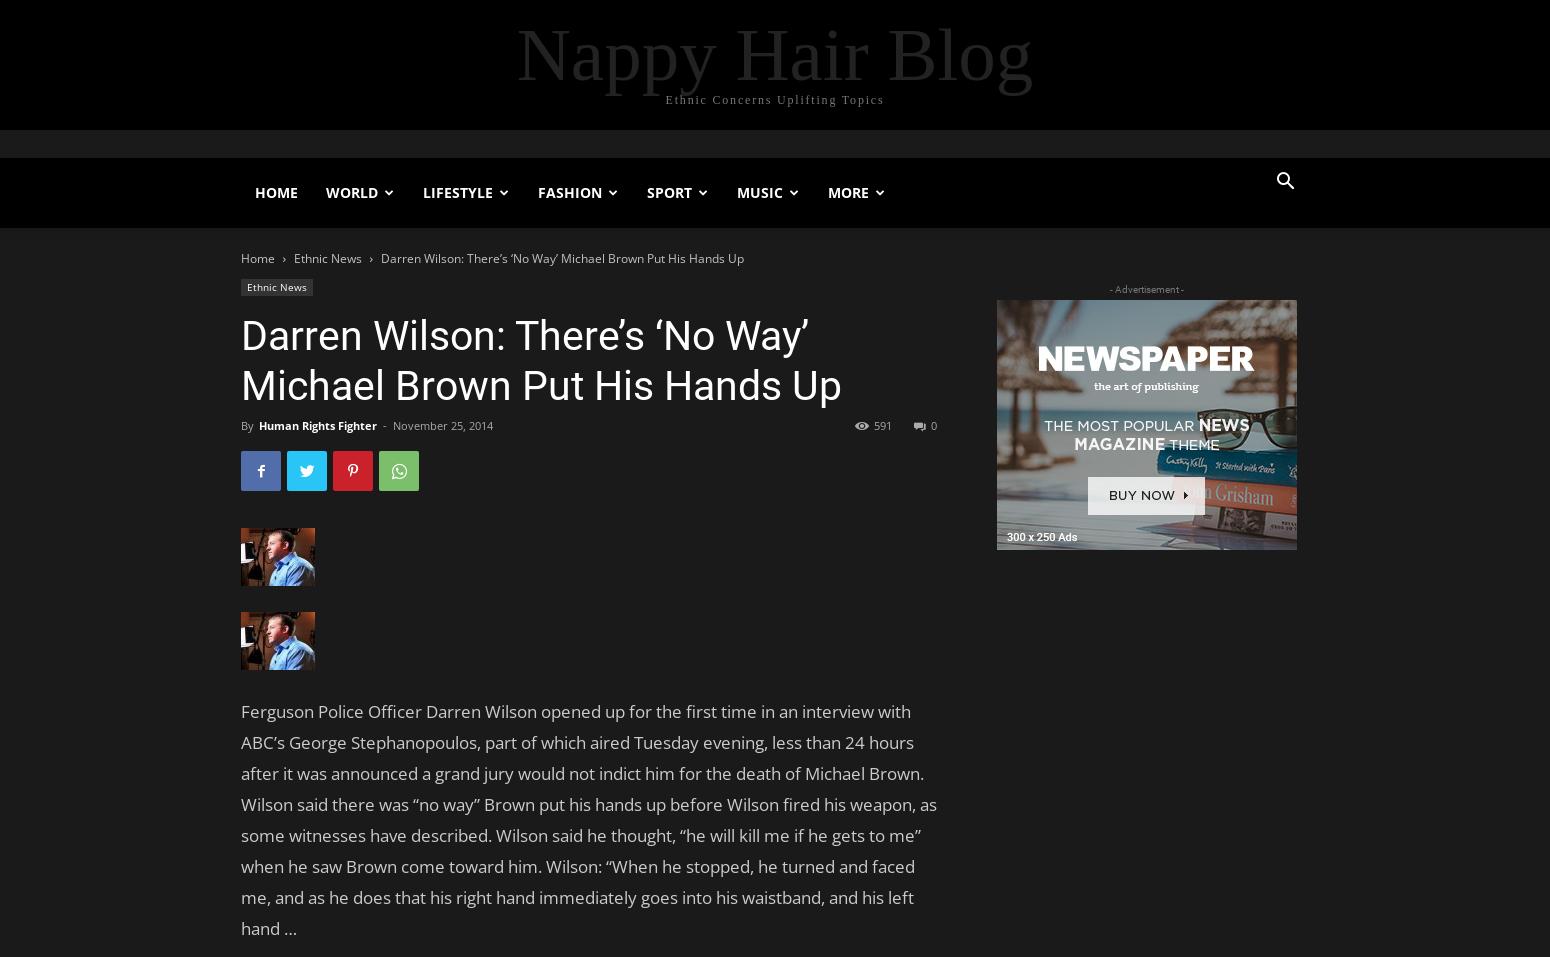 The image size is (1550, 957). What do you see at coordinates (442, 424) in the screenshot?
I see `'November 25, 2014'` at bounding box center [442, 424].